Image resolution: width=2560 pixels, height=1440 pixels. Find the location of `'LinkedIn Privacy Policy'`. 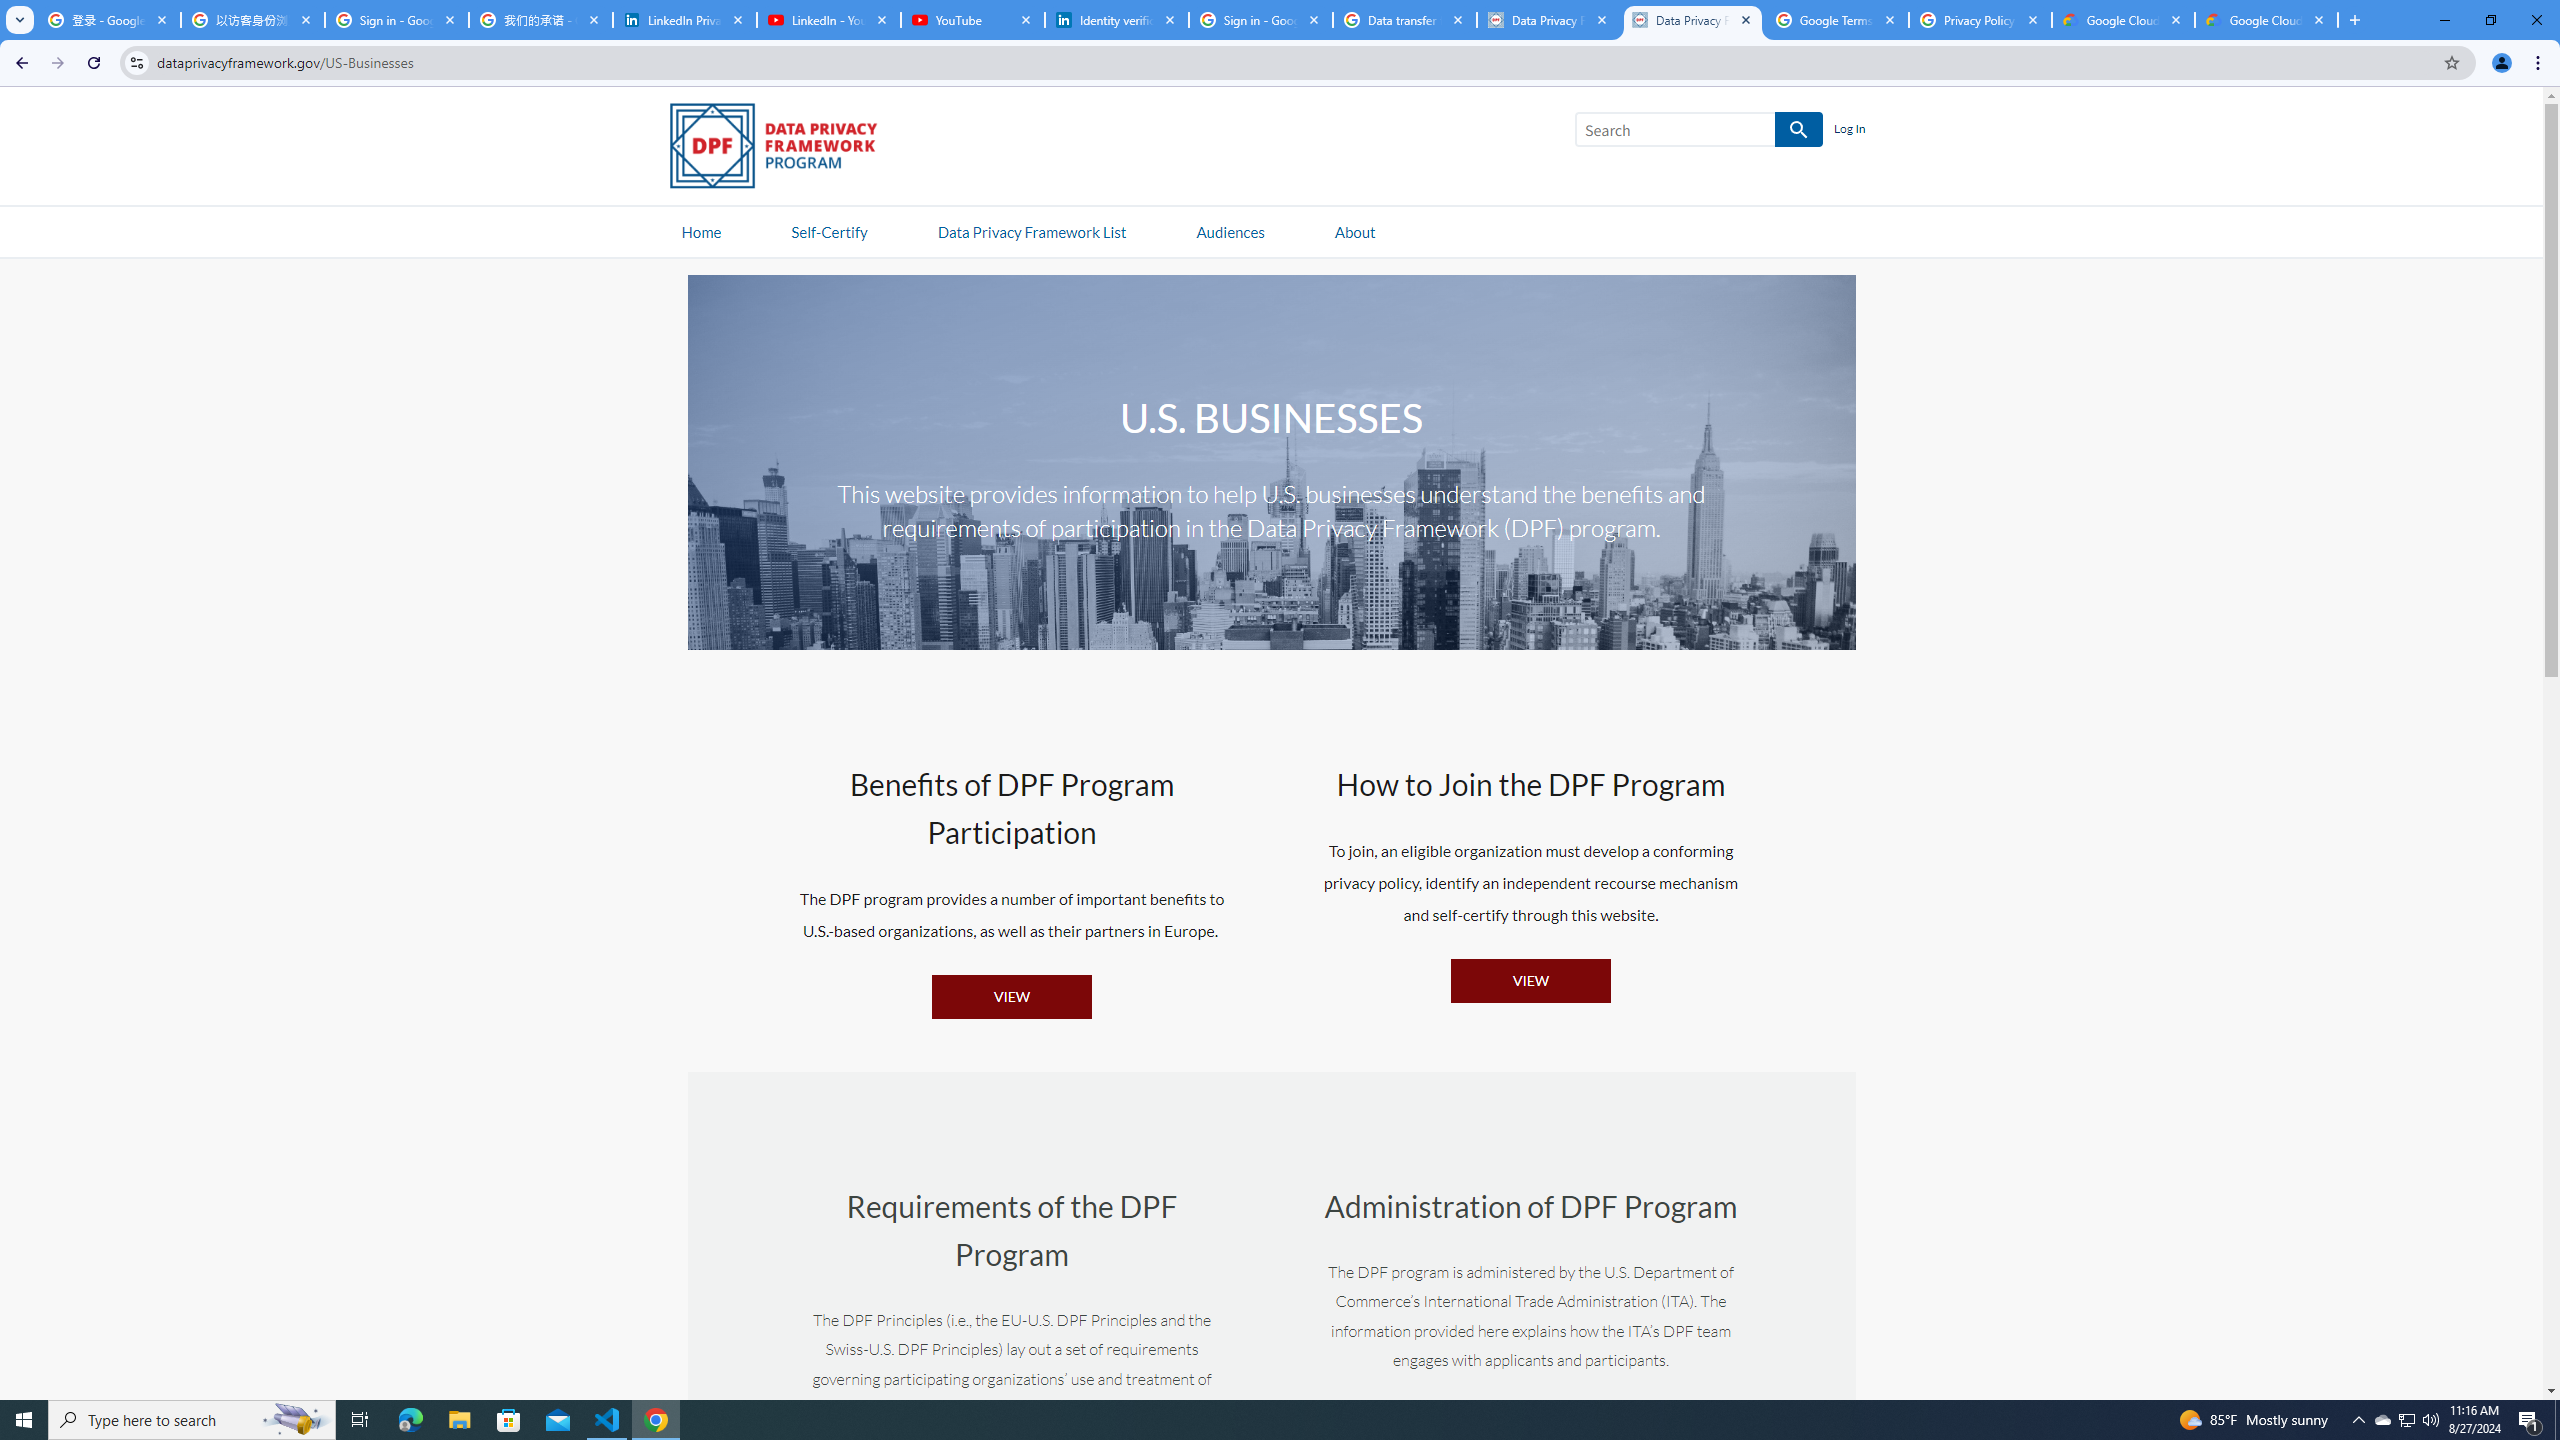

'LinkedIn Privacy Policy' is located at coordinates (684, 19).